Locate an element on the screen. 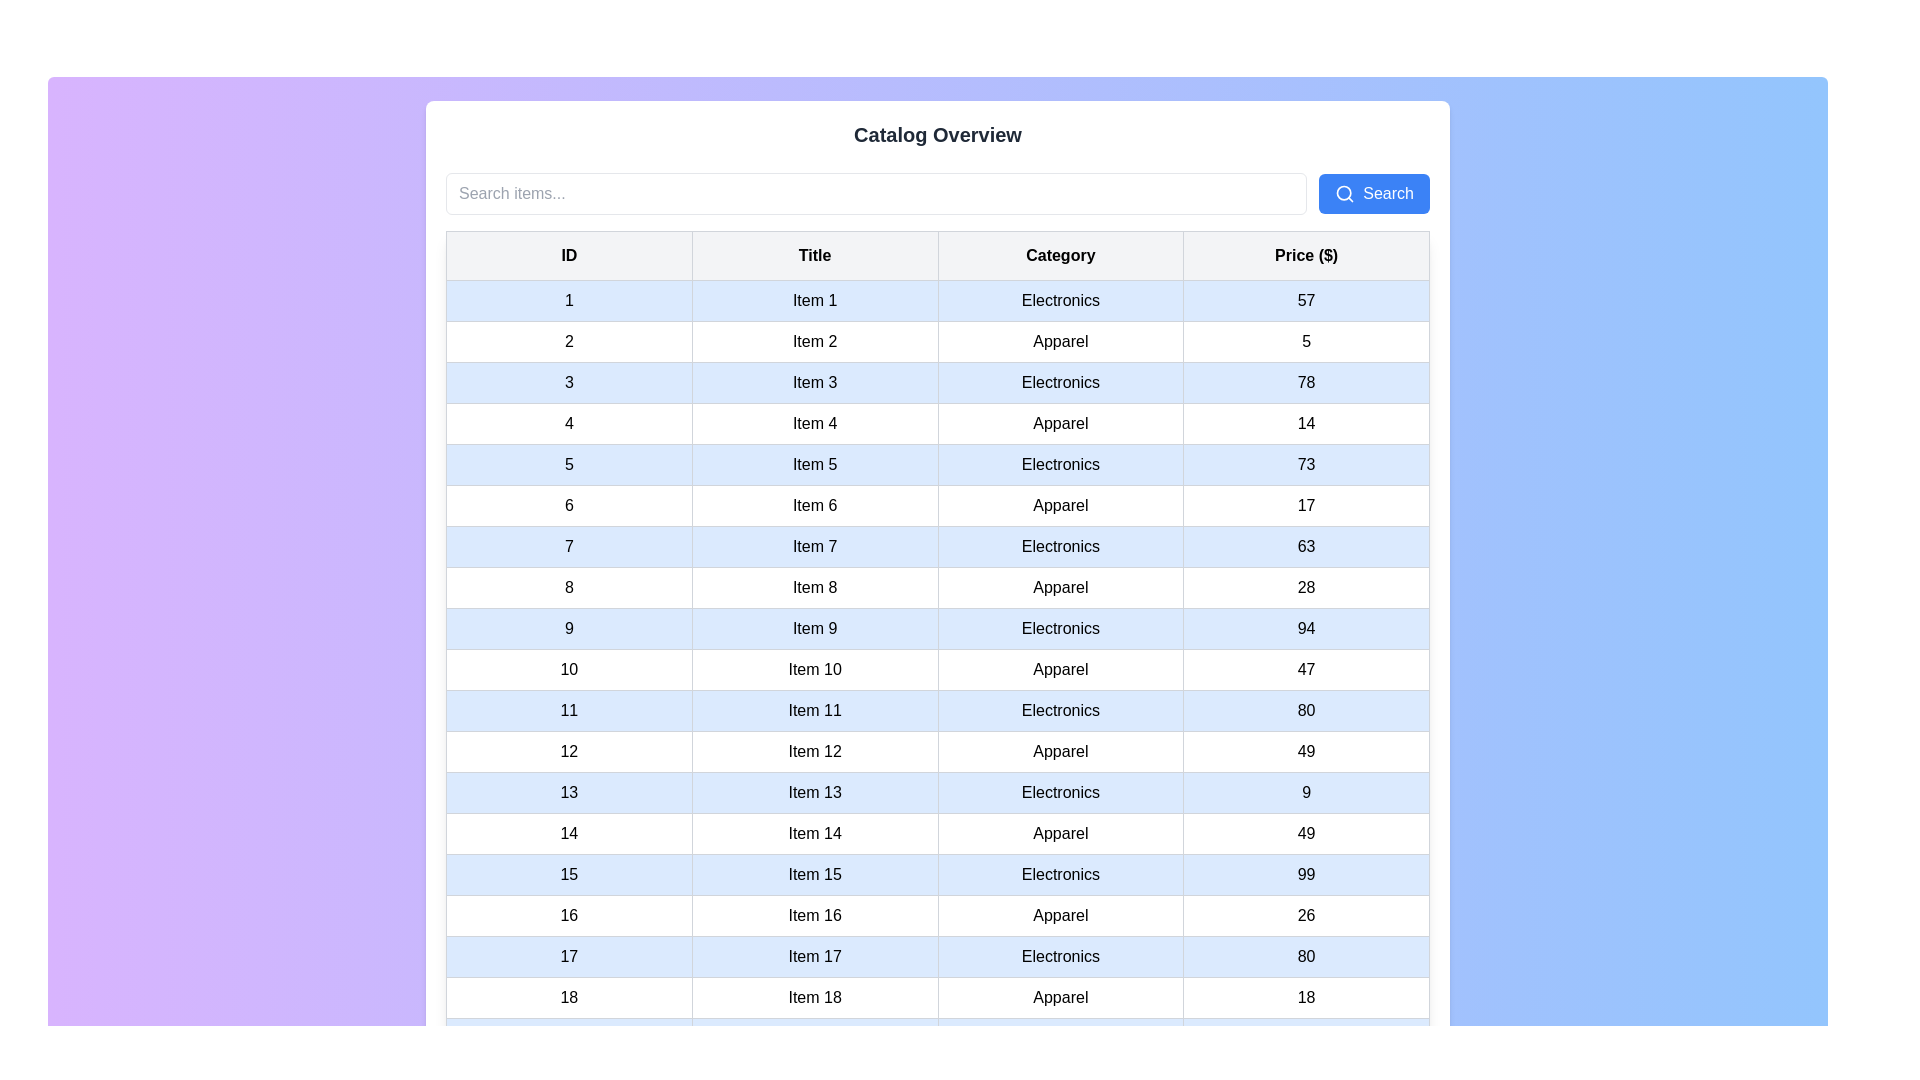 This screenshot has height=1080, width=1920. the table cell containing the title 'Item 11', which is the second cell in the eleventh row under the 'Title' column is located at coordinates (815, 709).